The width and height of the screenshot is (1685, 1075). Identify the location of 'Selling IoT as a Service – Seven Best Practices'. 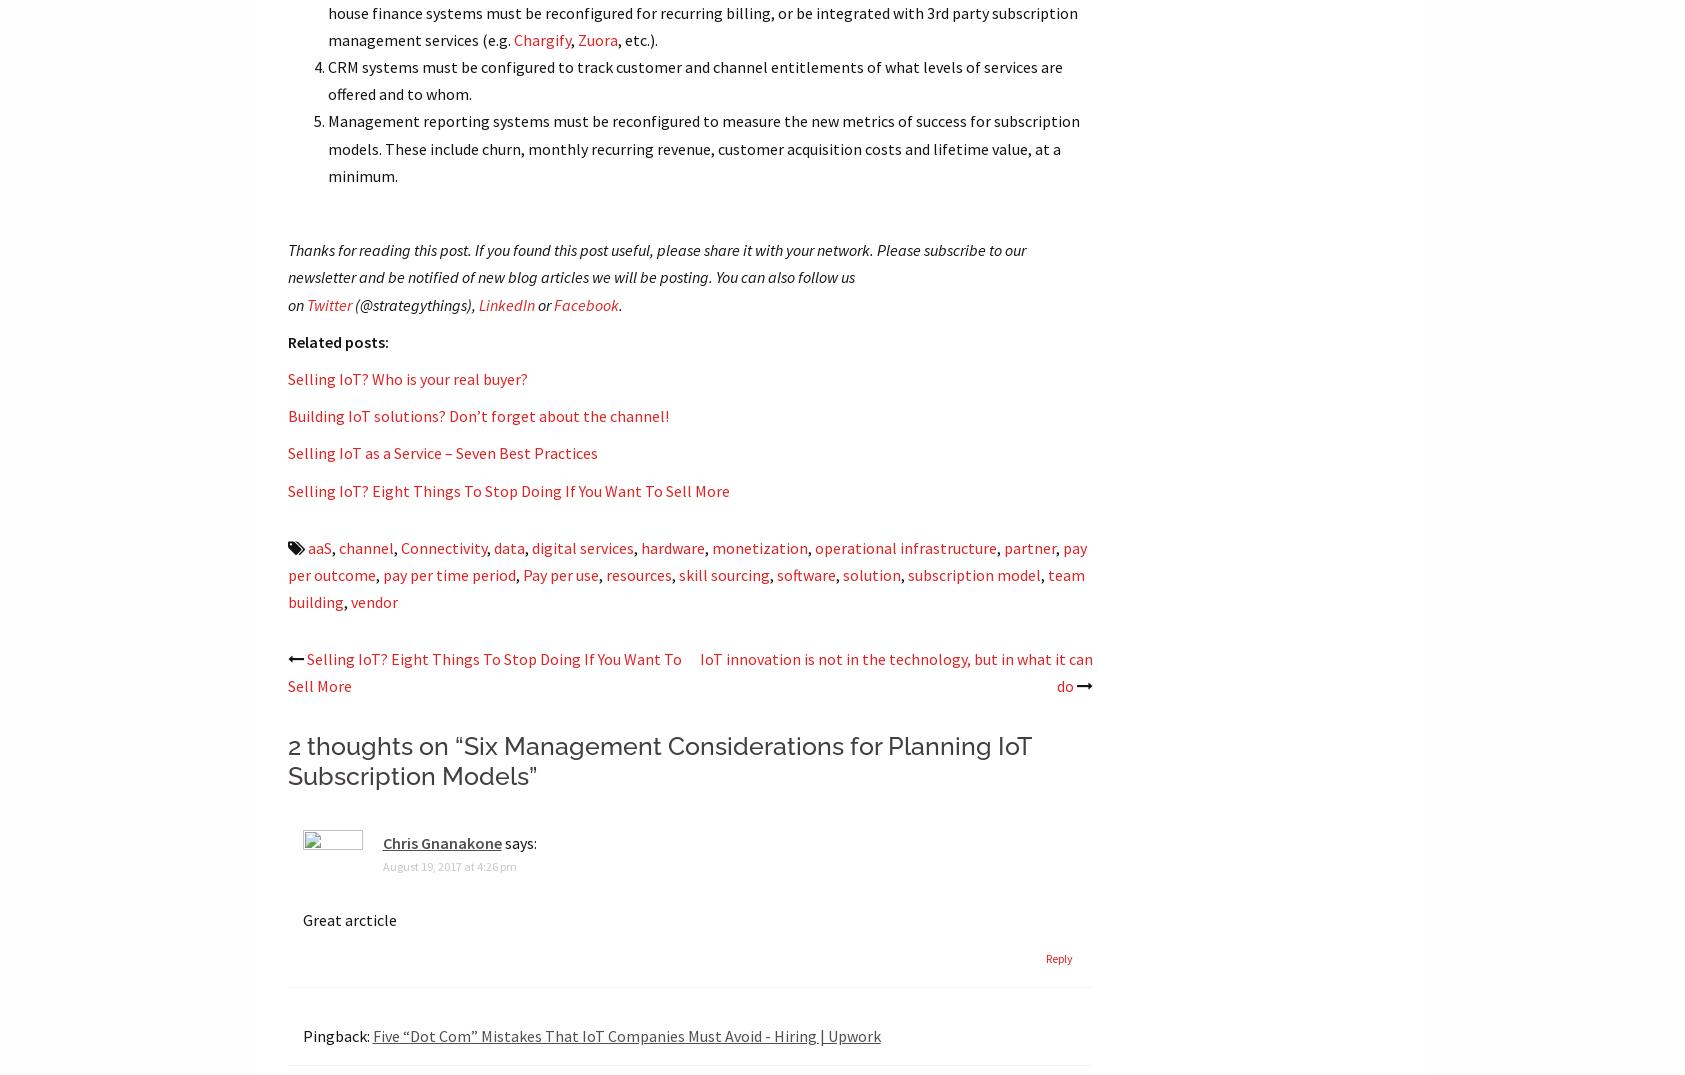
(440, 453).